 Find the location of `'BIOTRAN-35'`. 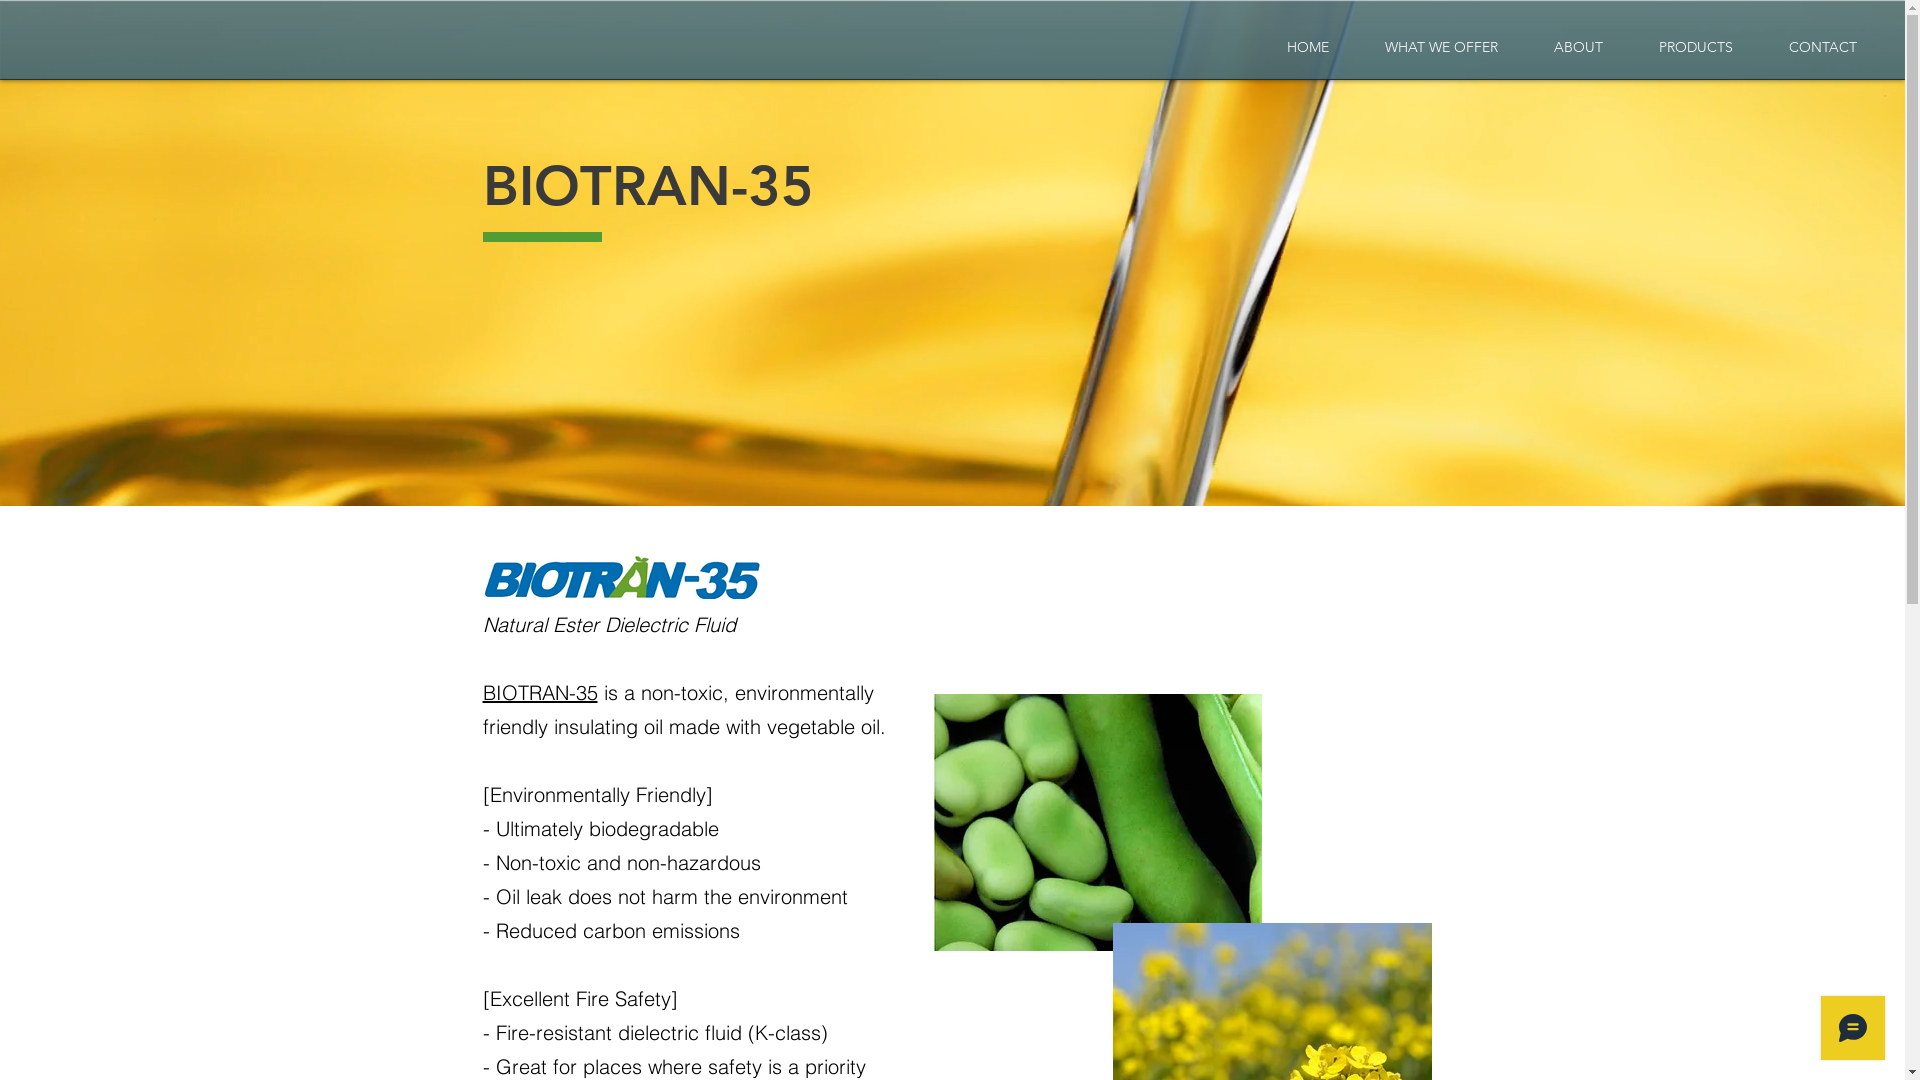

'BIOTRAN-35' is located at coordinates (539, 691).